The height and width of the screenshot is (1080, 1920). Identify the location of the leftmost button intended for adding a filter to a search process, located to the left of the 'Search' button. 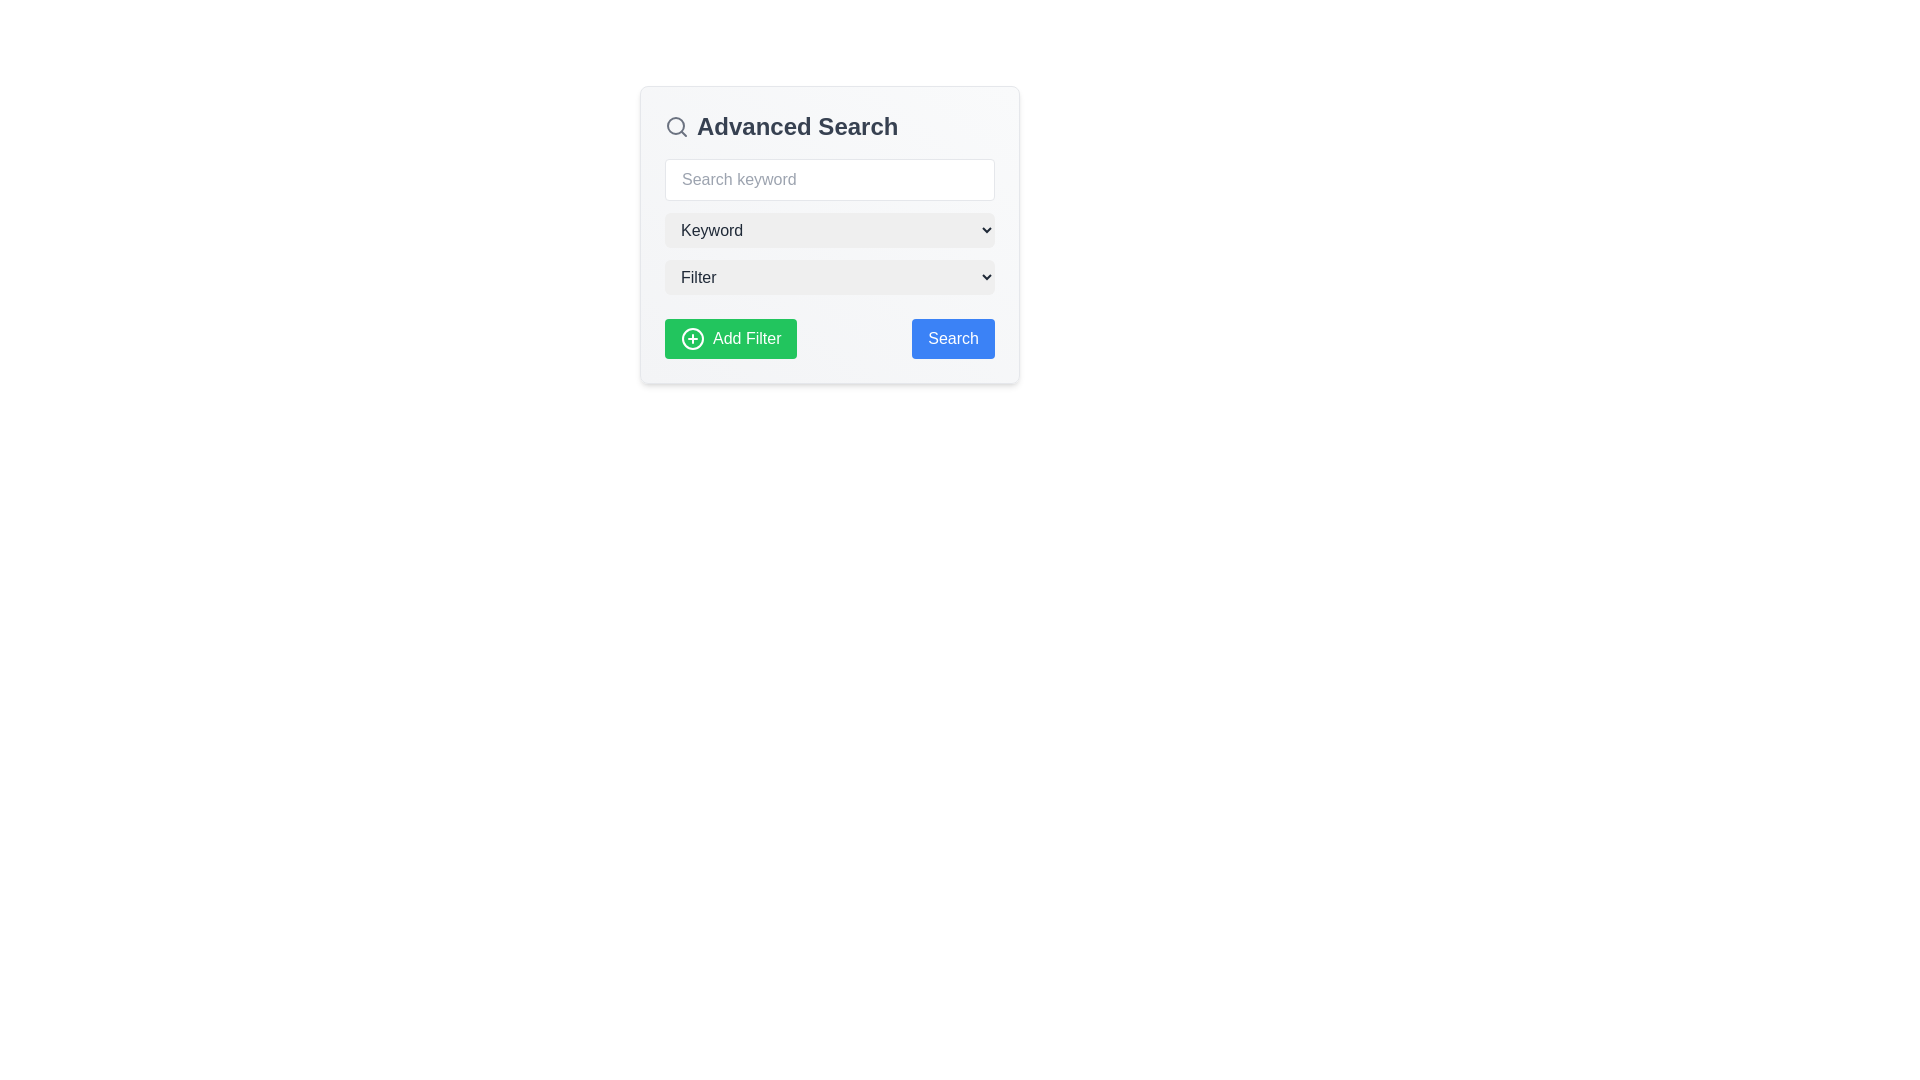
(730, 338).